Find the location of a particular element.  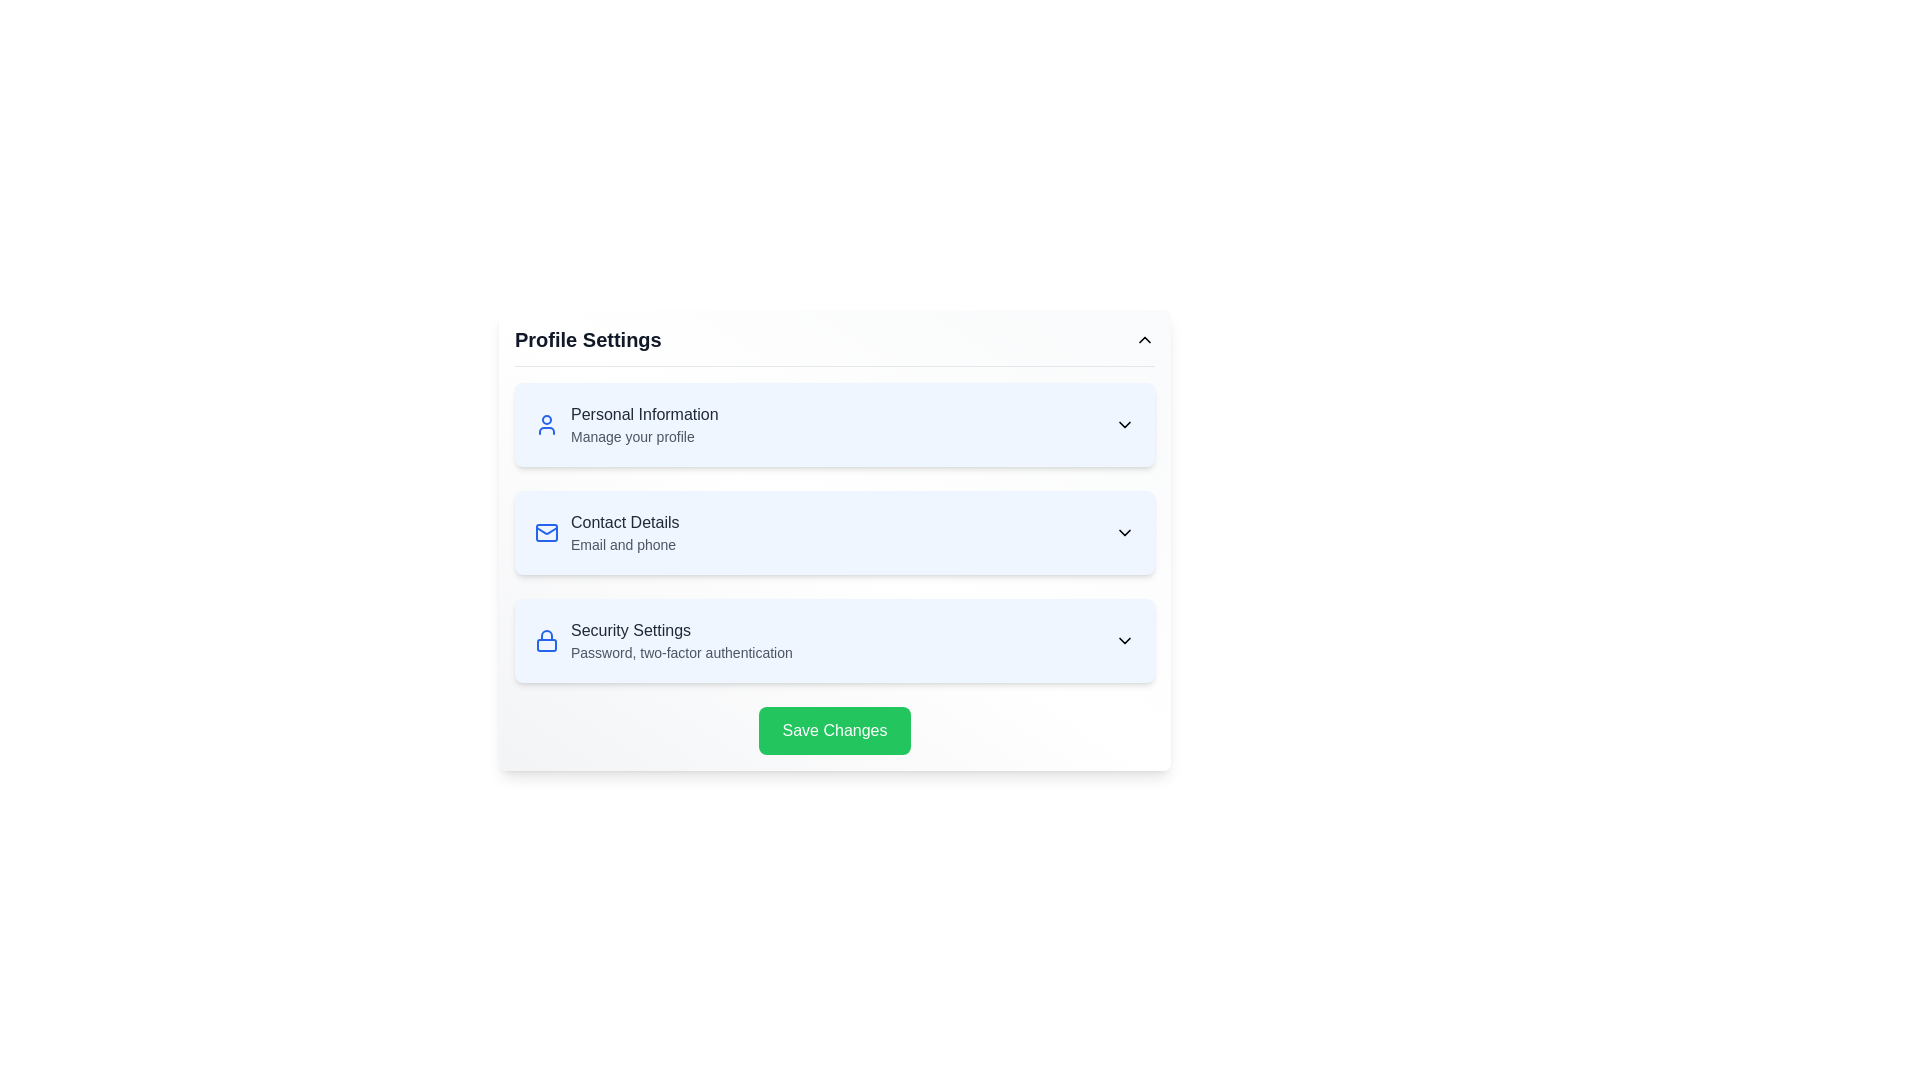

the first row of the 'Profile Settings' list, which is an expandable list item that allows access to personal profile information is located at coordinates (835, 423).